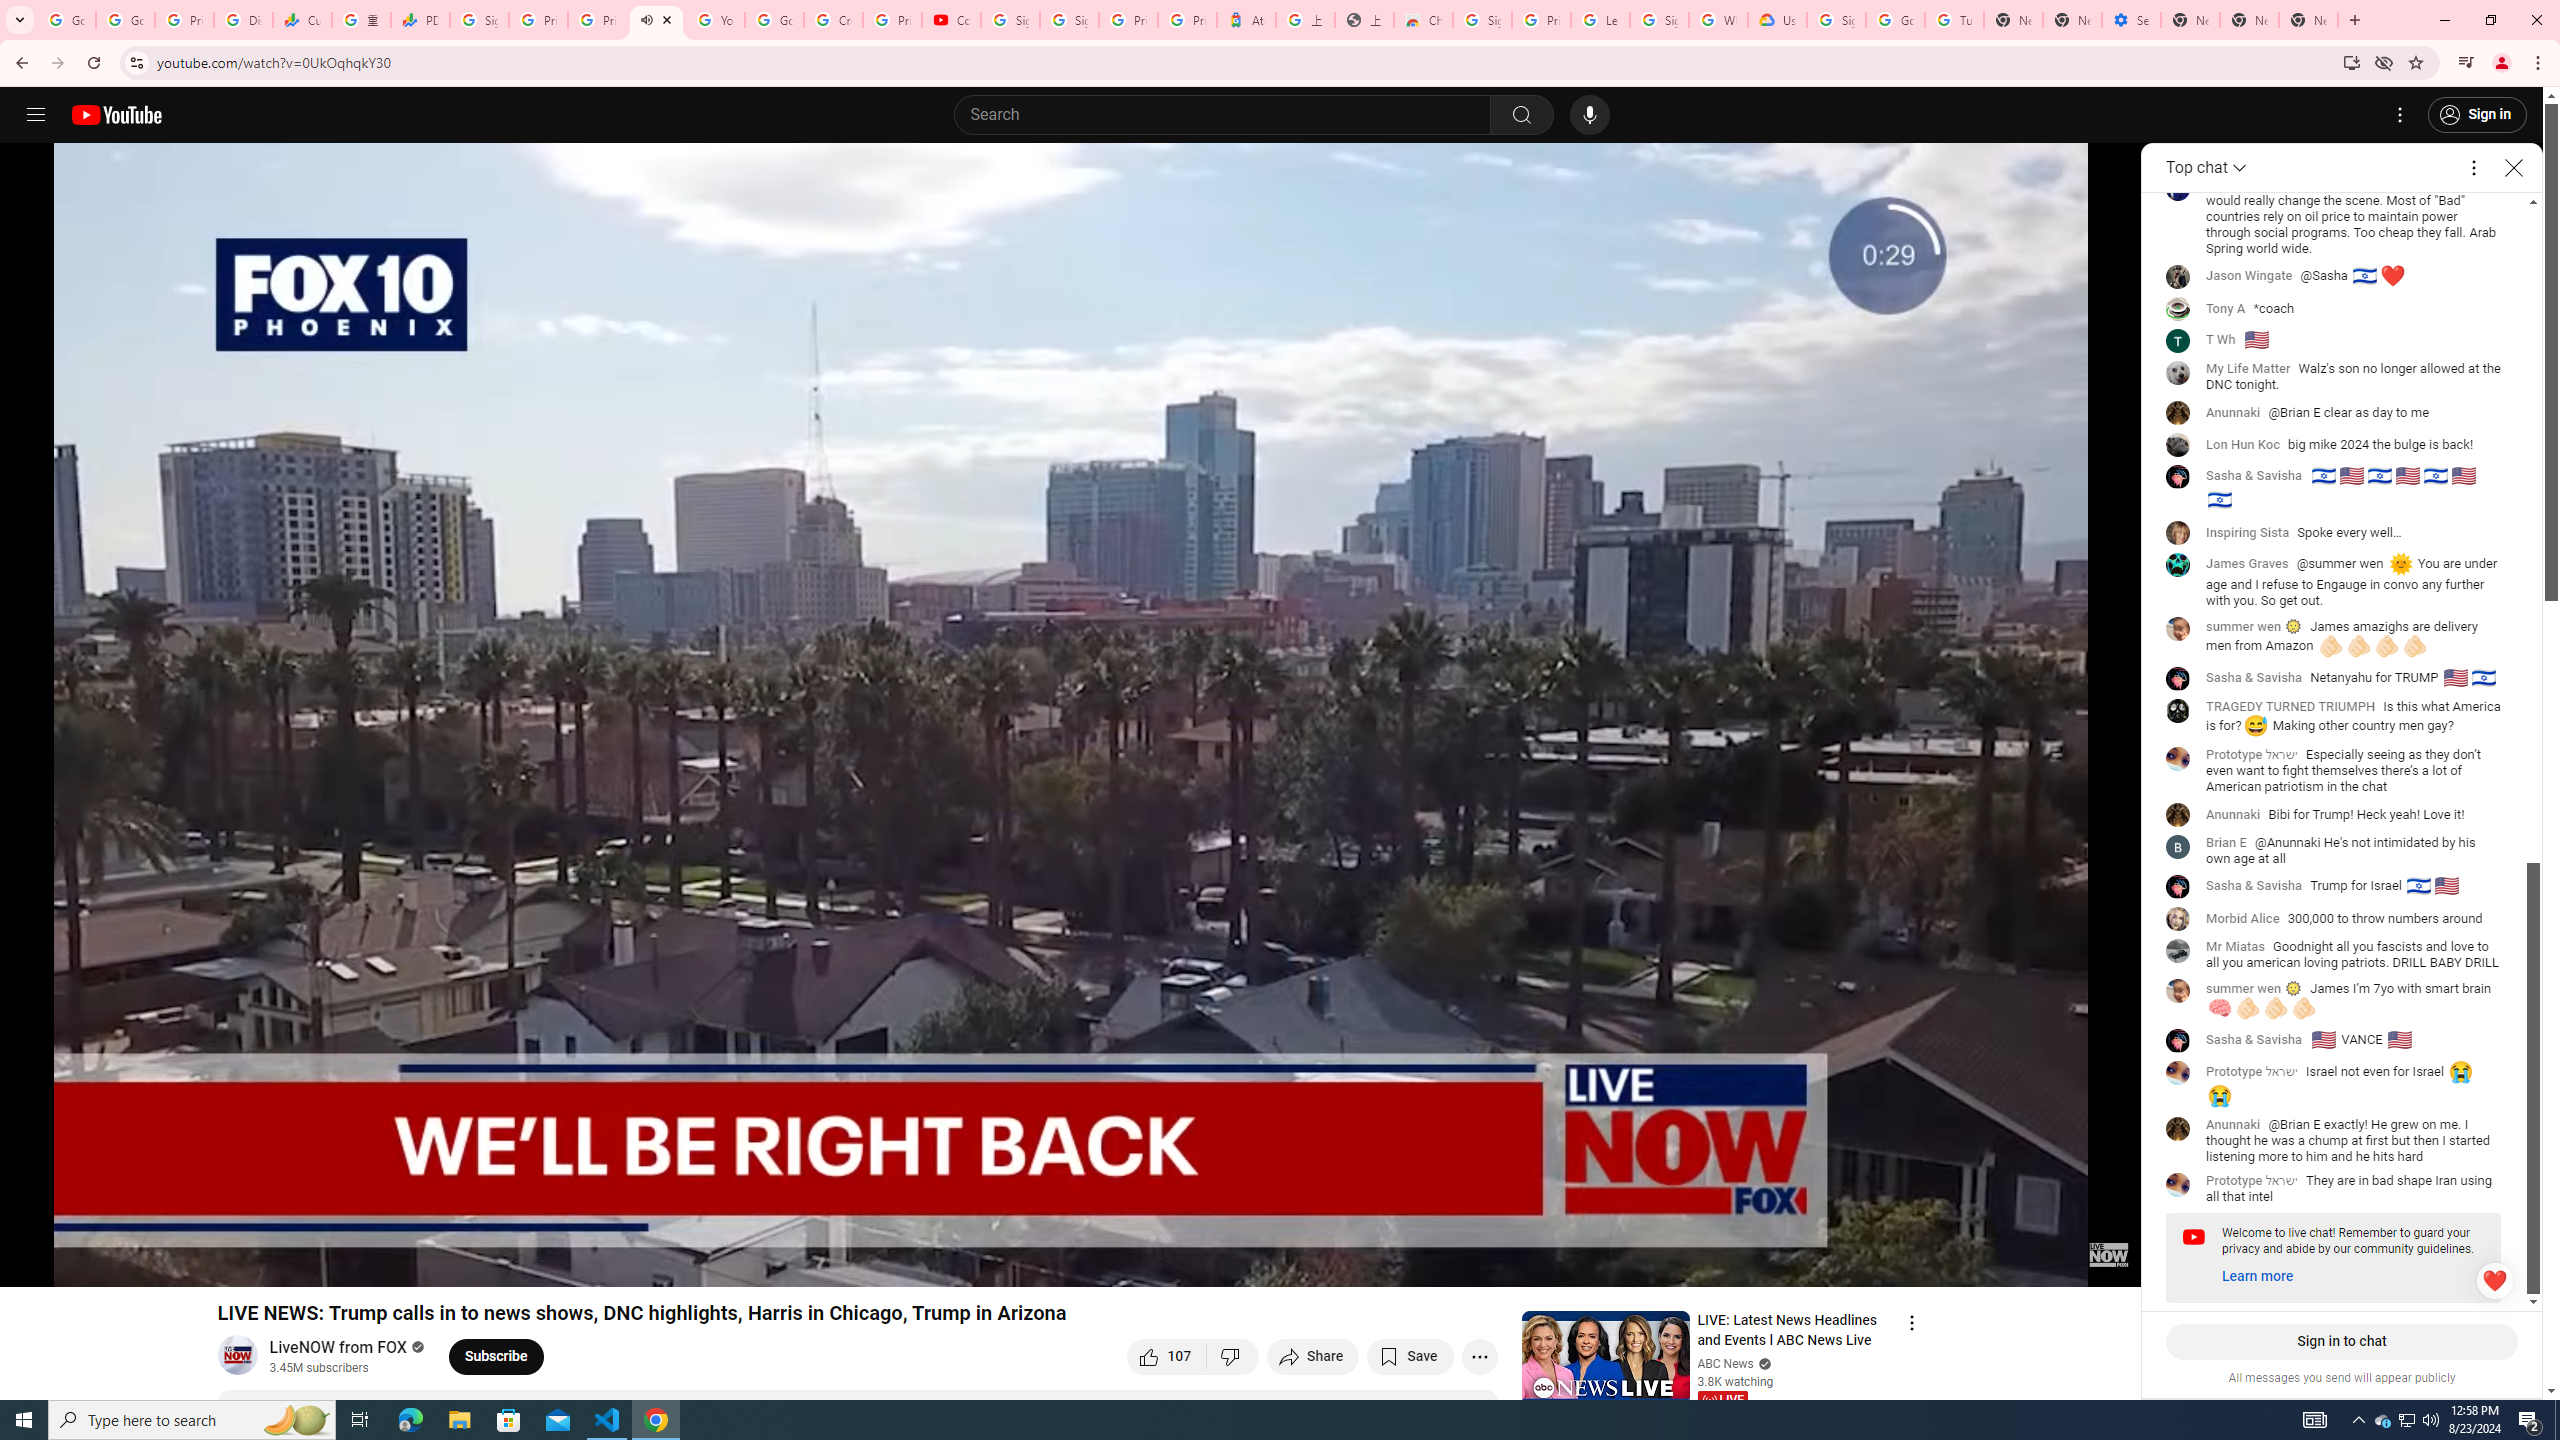 The height and width of the screenshot is (1440, 2560). What do you see at coordinates (2108, 1253) in the screenshot?
I see `'Channel watermark'` at bounding box center [2108, 1253].